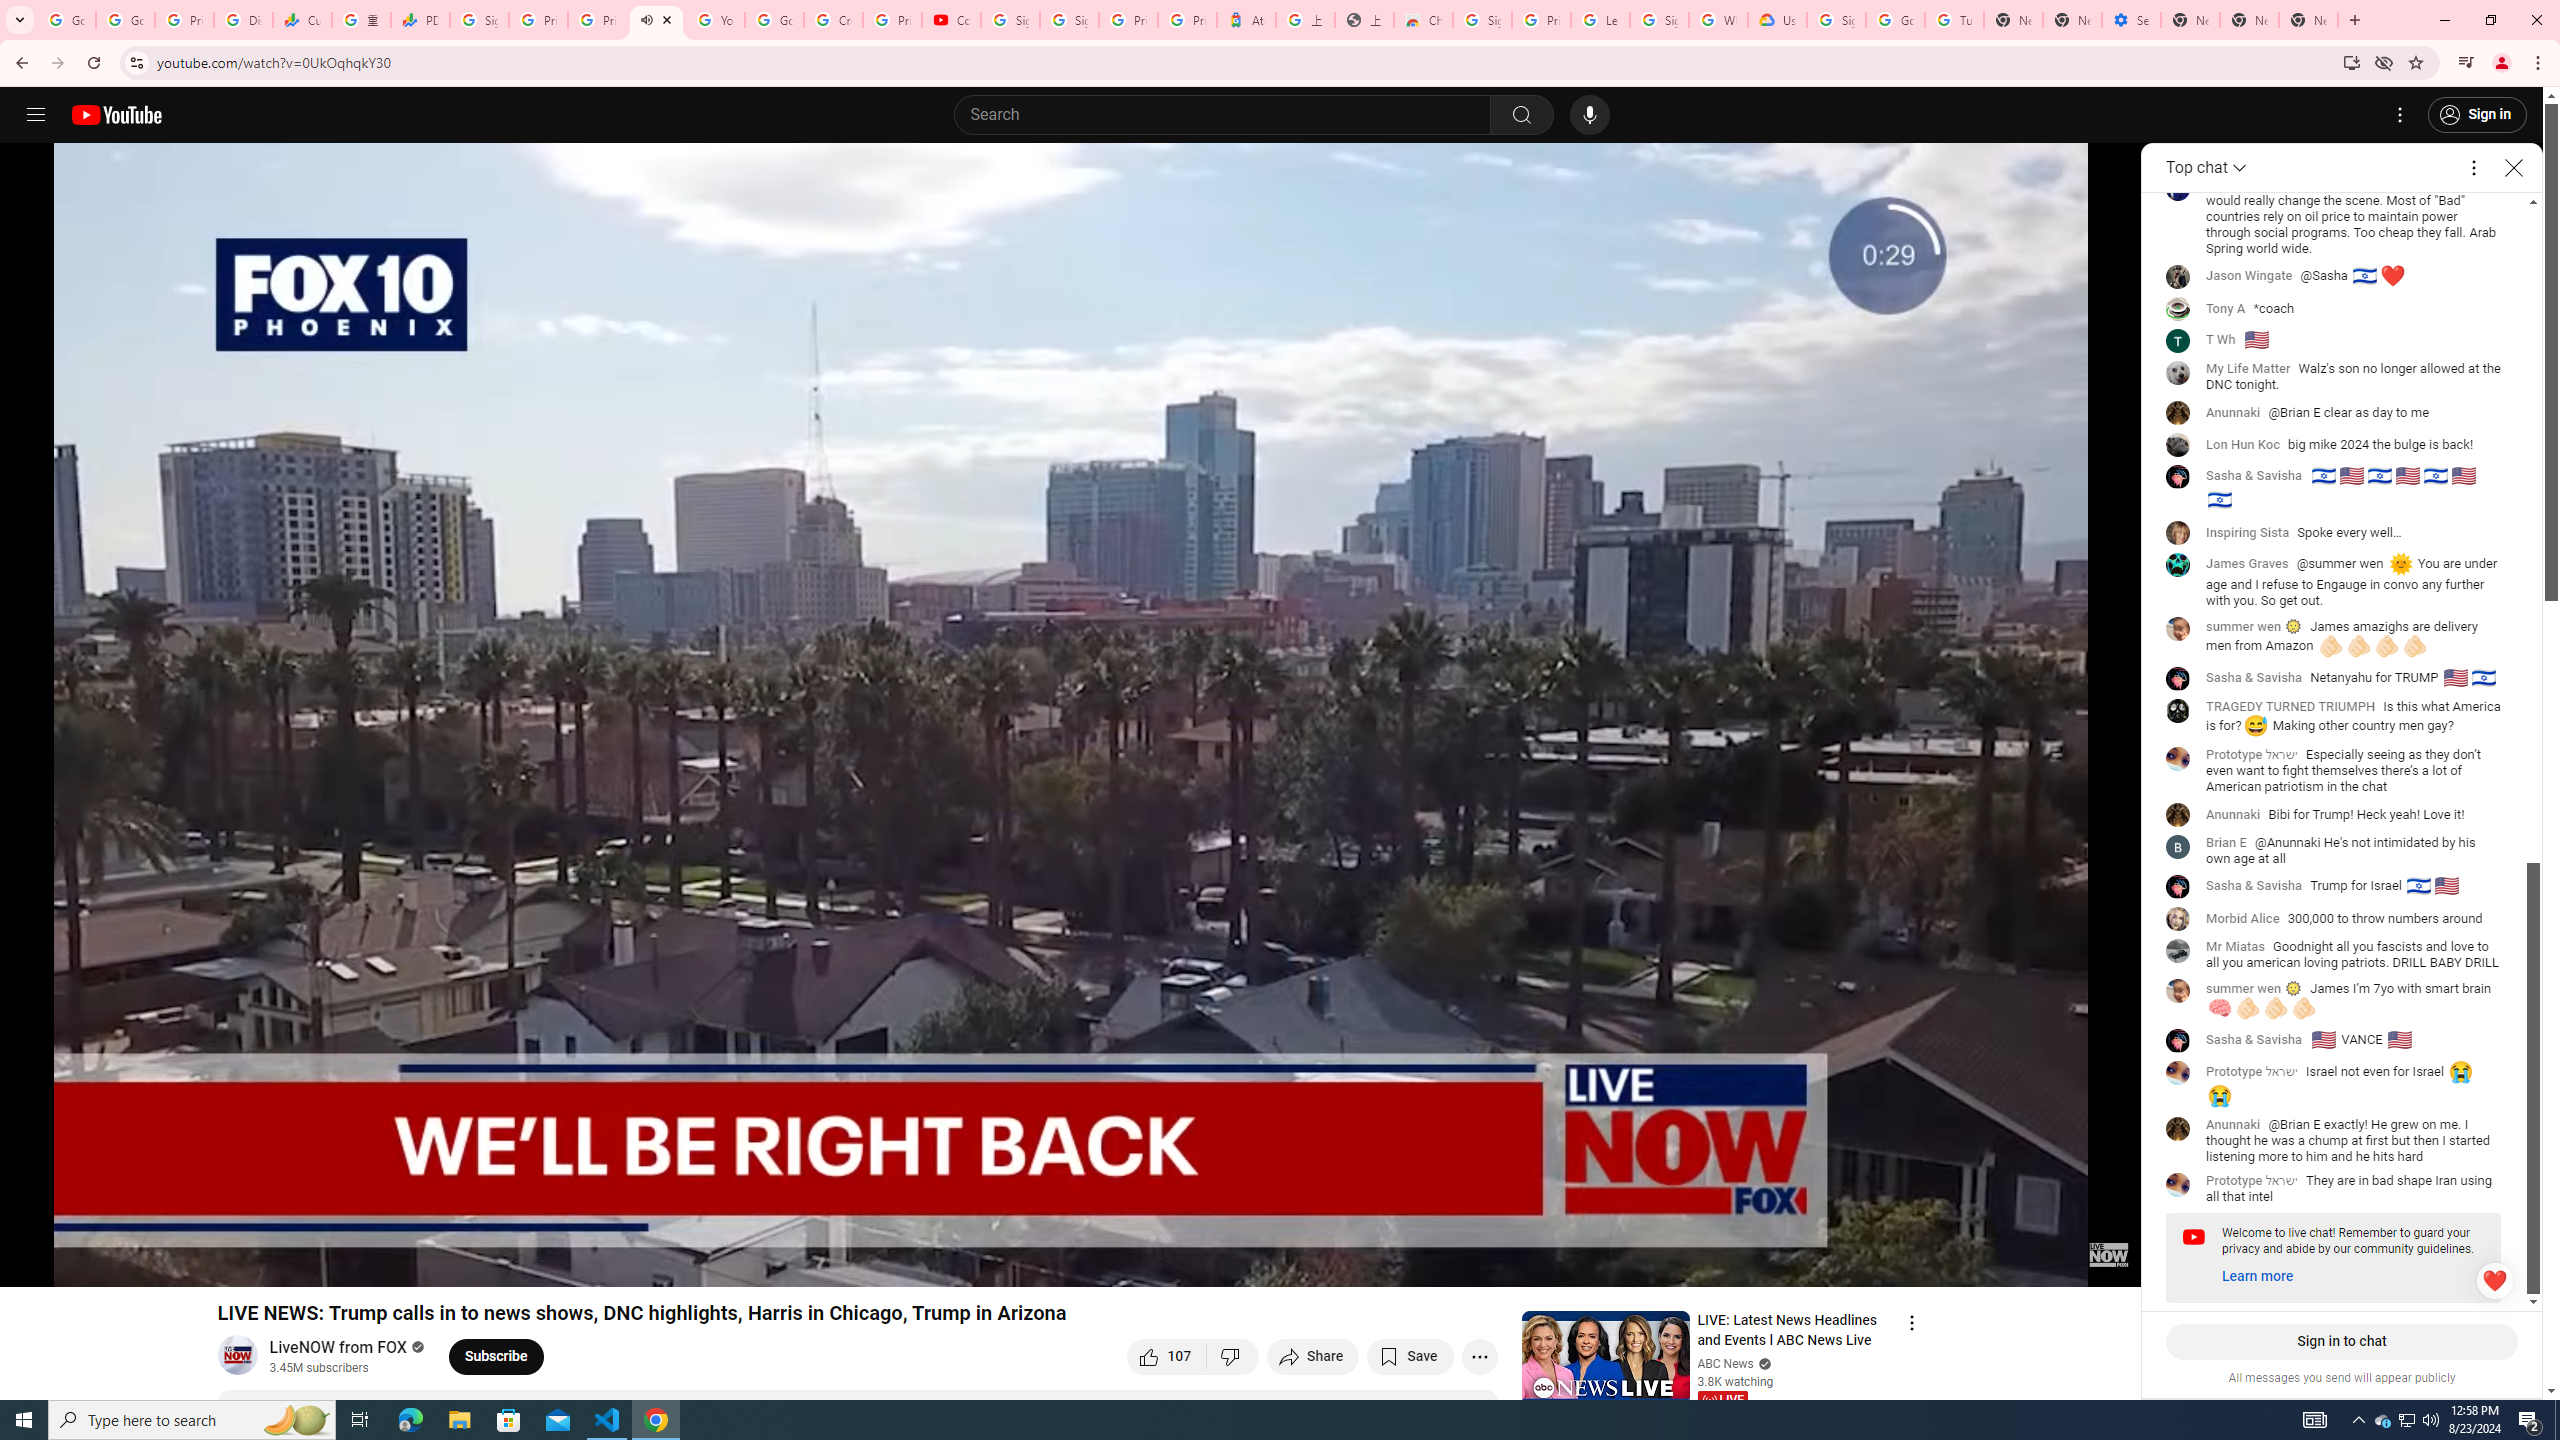 The height and width of the screenshot is (1440, 2560). What do you see at coordinates (2108, 1253) in the screenshot?
I see `'Channel watermark'` at bounding box center [2108, 1253].